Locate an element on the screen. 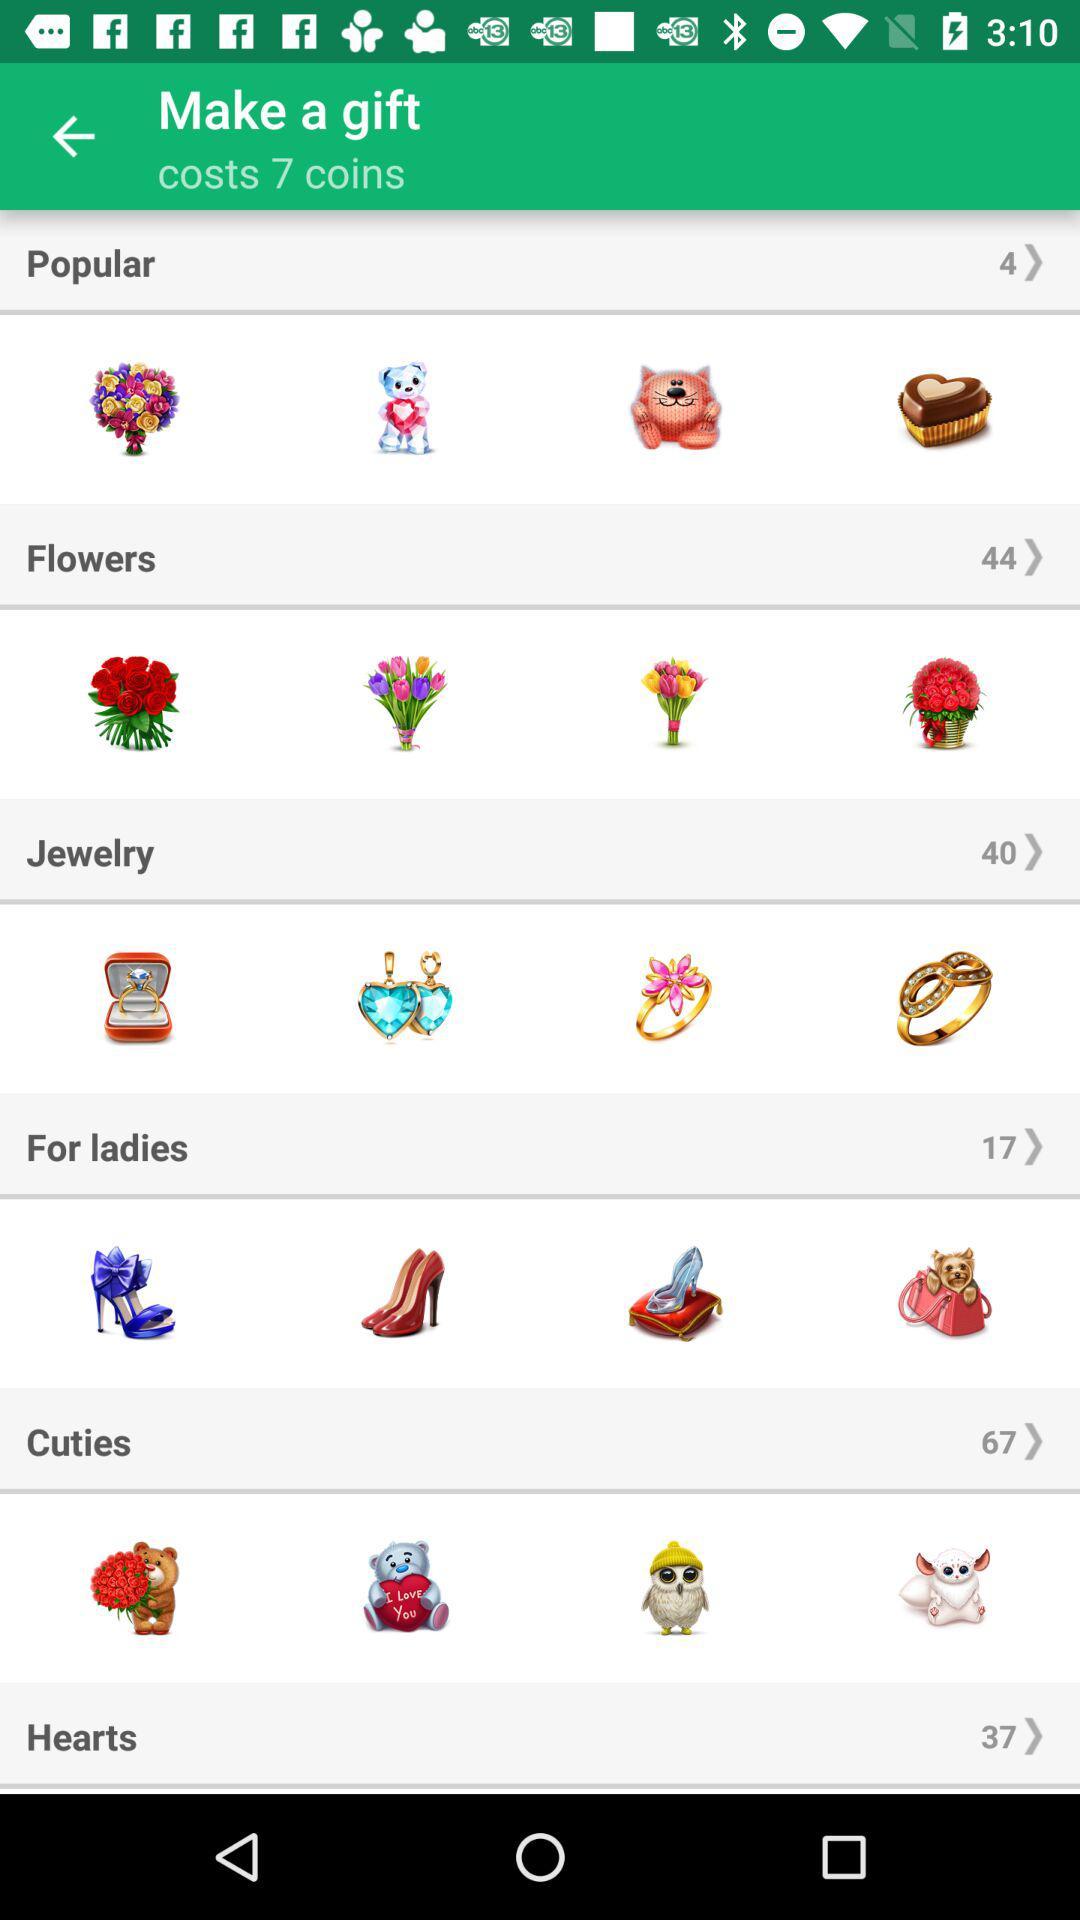  gift is located at coordinates (135, 998).